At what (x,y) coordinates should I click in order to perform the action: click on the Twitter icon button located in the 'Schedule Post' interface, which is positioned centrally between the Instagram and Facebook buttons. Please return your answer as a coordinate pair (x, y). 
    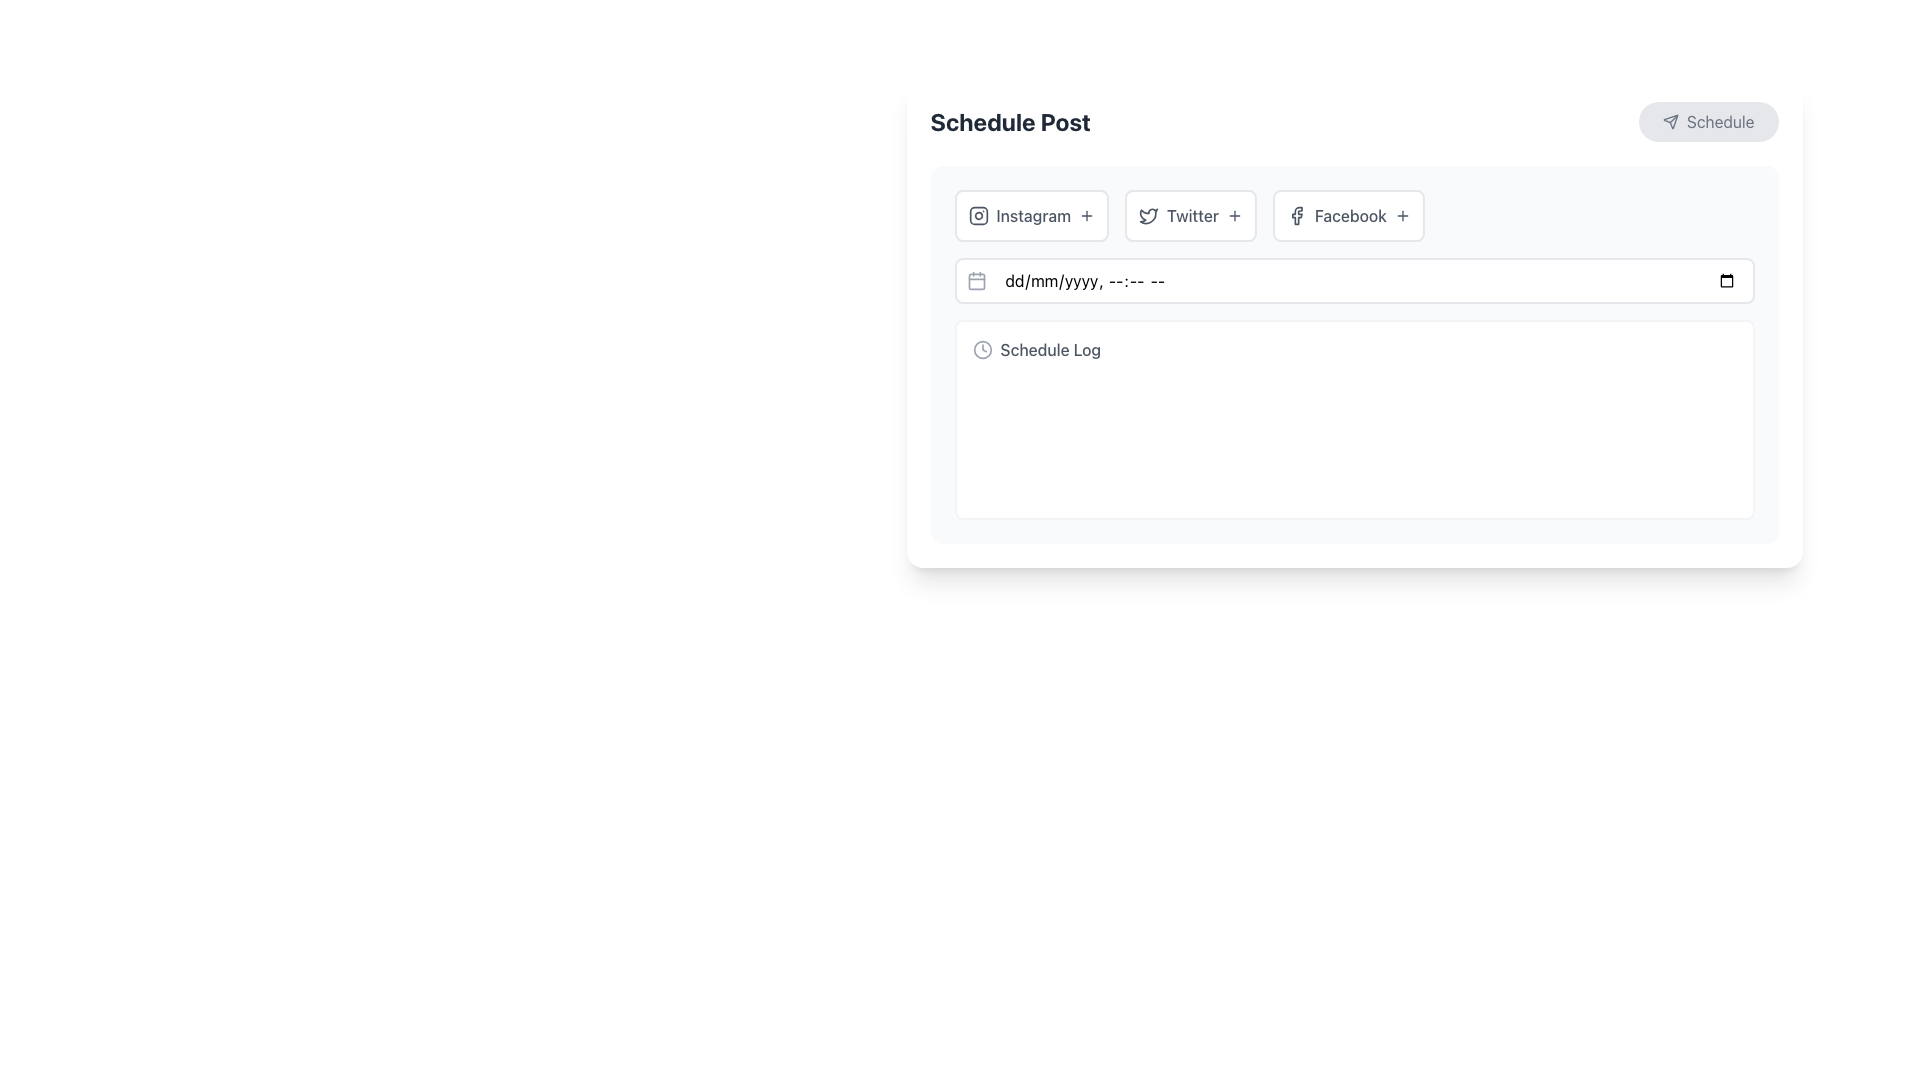
    Looking at the image, I should click on (1148, 216).